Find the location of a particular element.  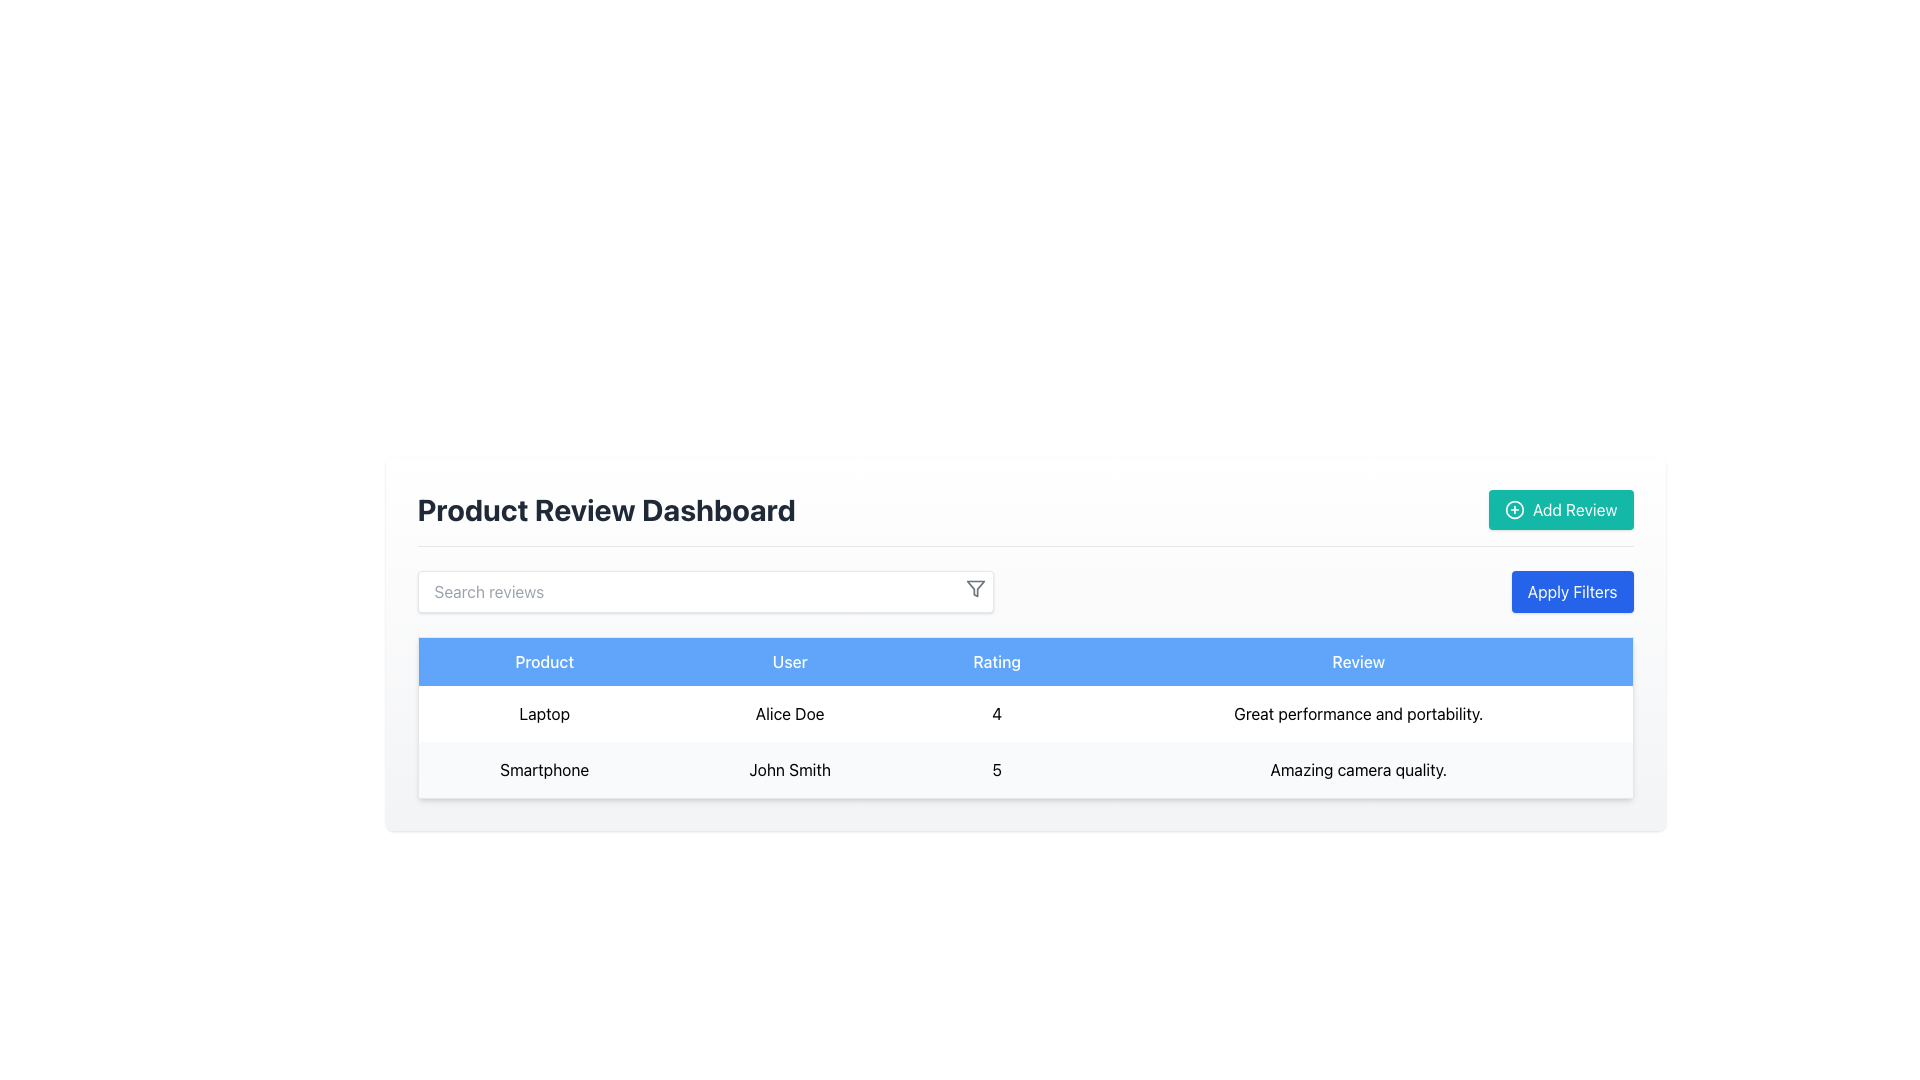

the text label that serves as the title or header of the dashboard, located at the upper-left side of the header section, to the left of the 'Add Review' button is located at coordinates (605, 508).